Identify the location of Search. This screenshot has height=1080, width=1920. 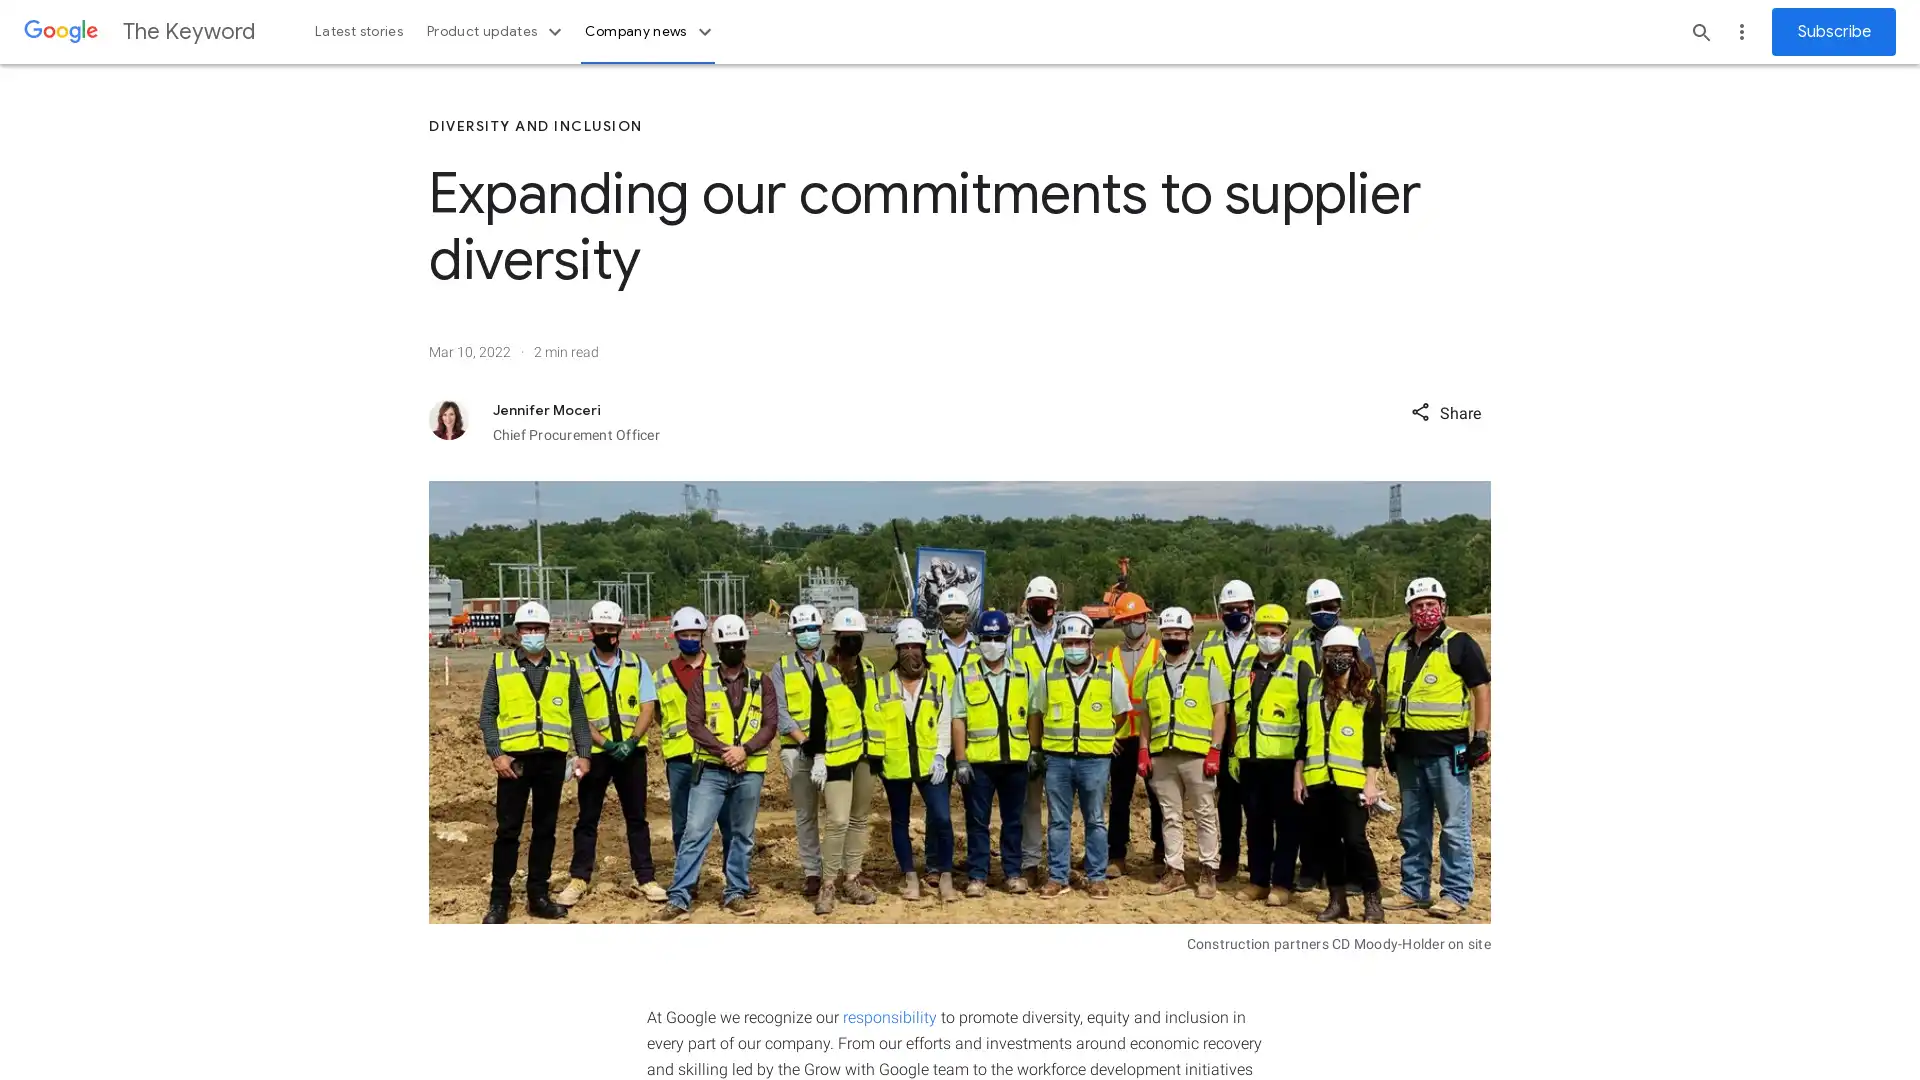
(1701, 31).